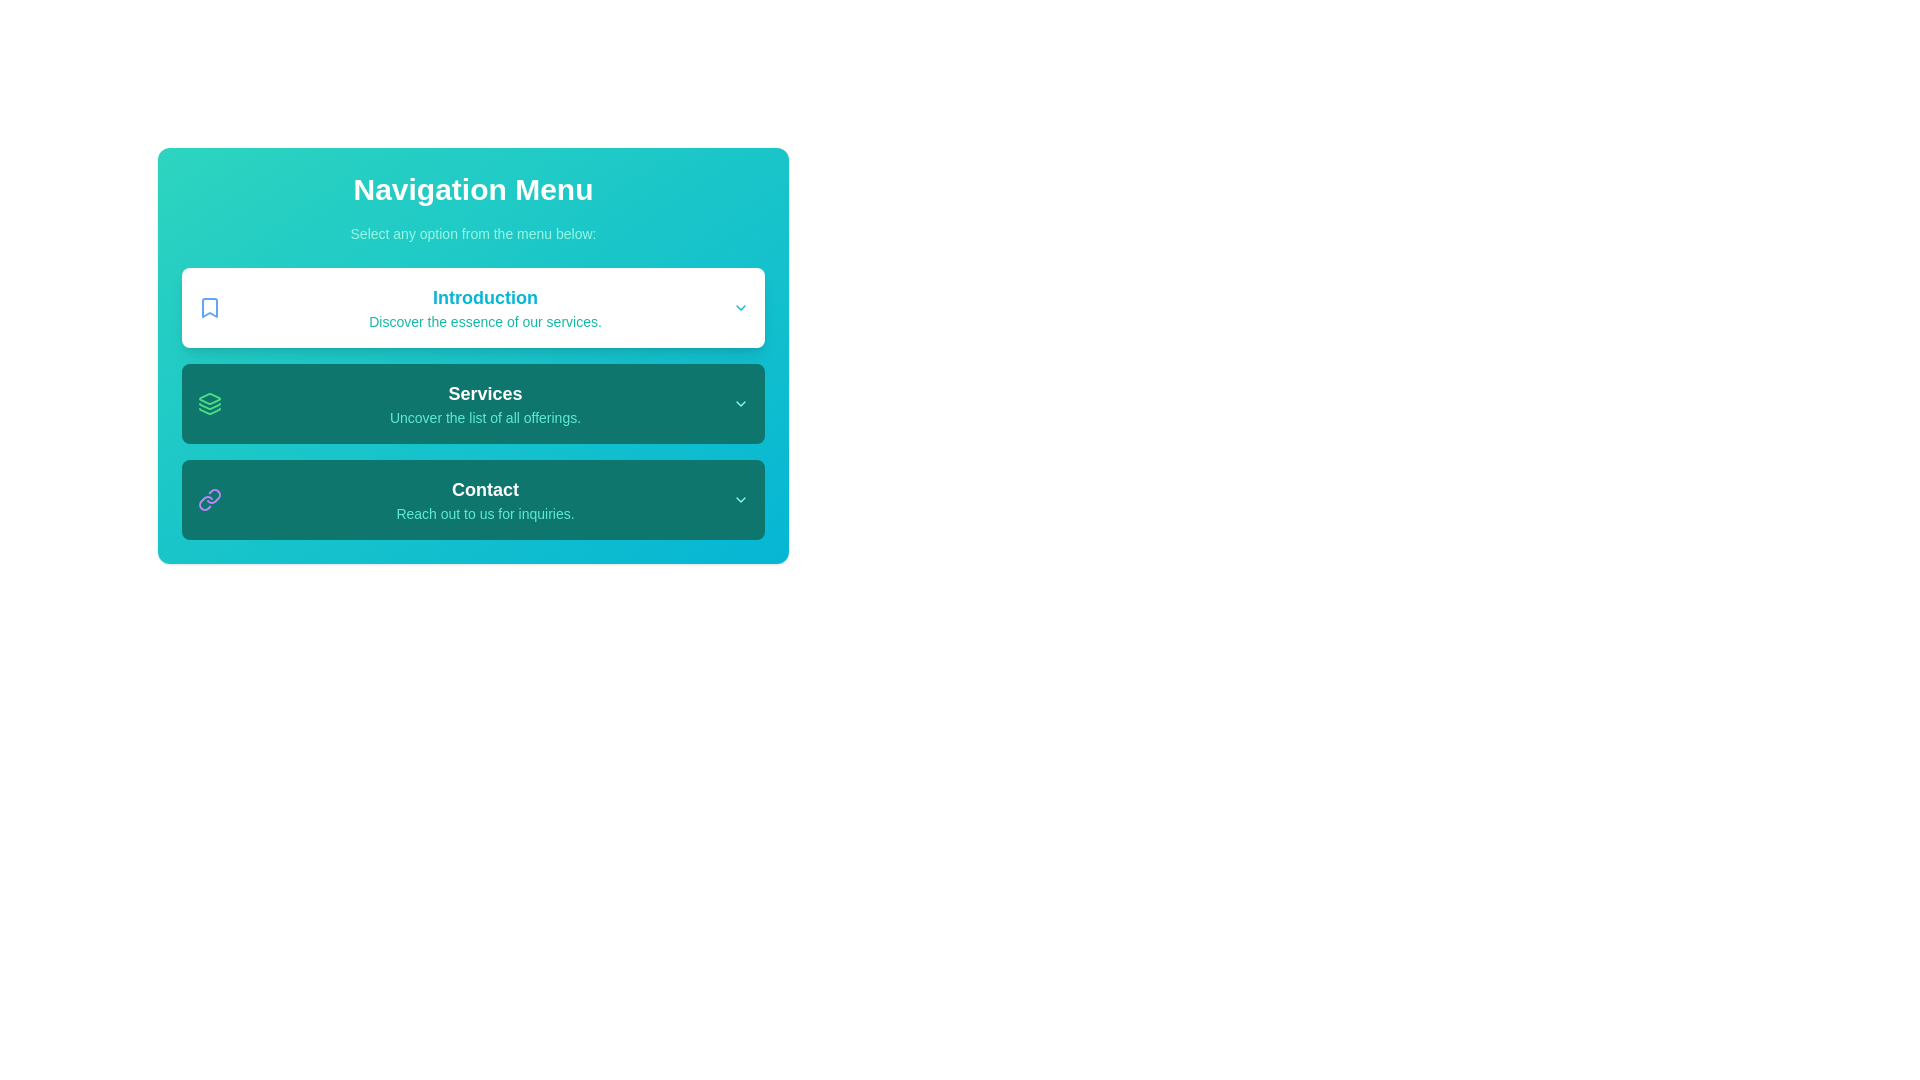 The image size is (1920, 1080). I want to click on the static informational text displaying 'Select any option from the menu below:', which is styled in teal and located below the 'Navigation Menu' heading, so click(472, 233).